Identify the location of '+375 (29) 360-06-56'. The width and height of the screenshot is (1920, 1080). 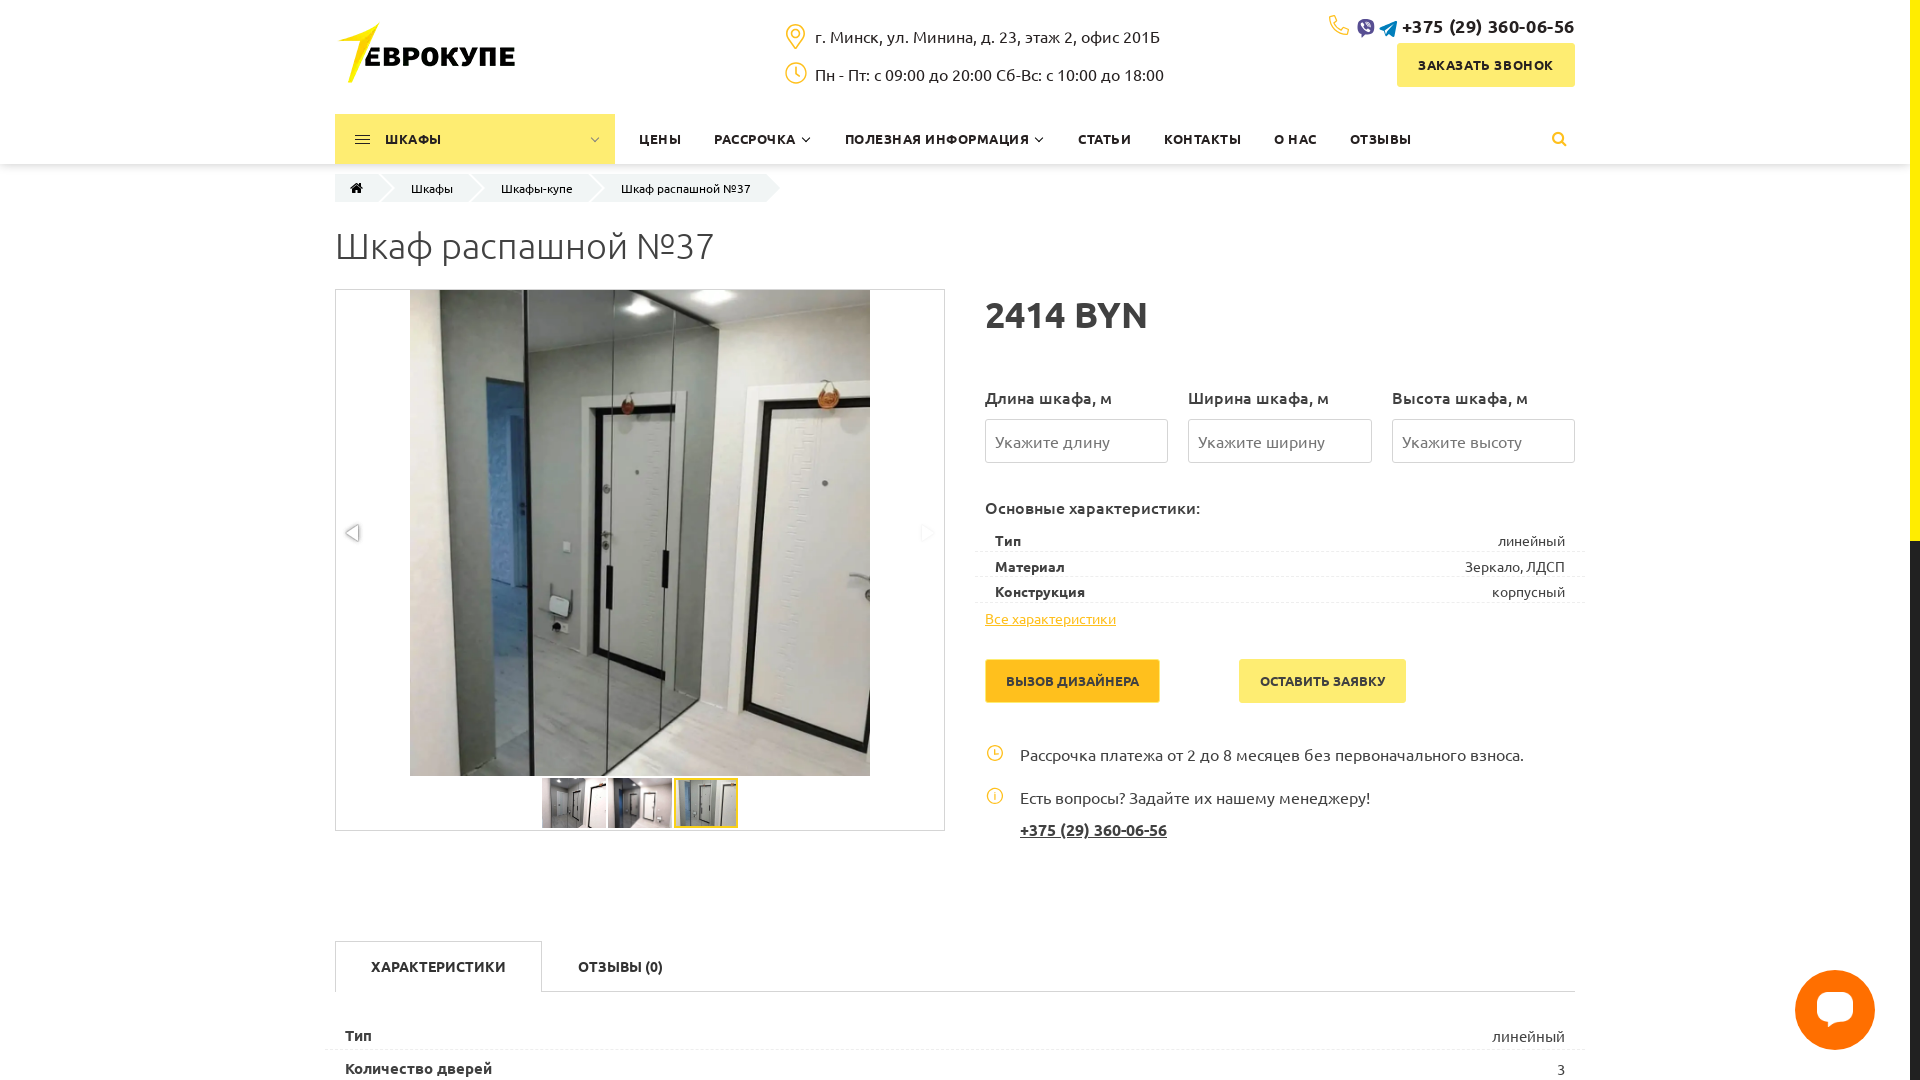
(1488, 25).